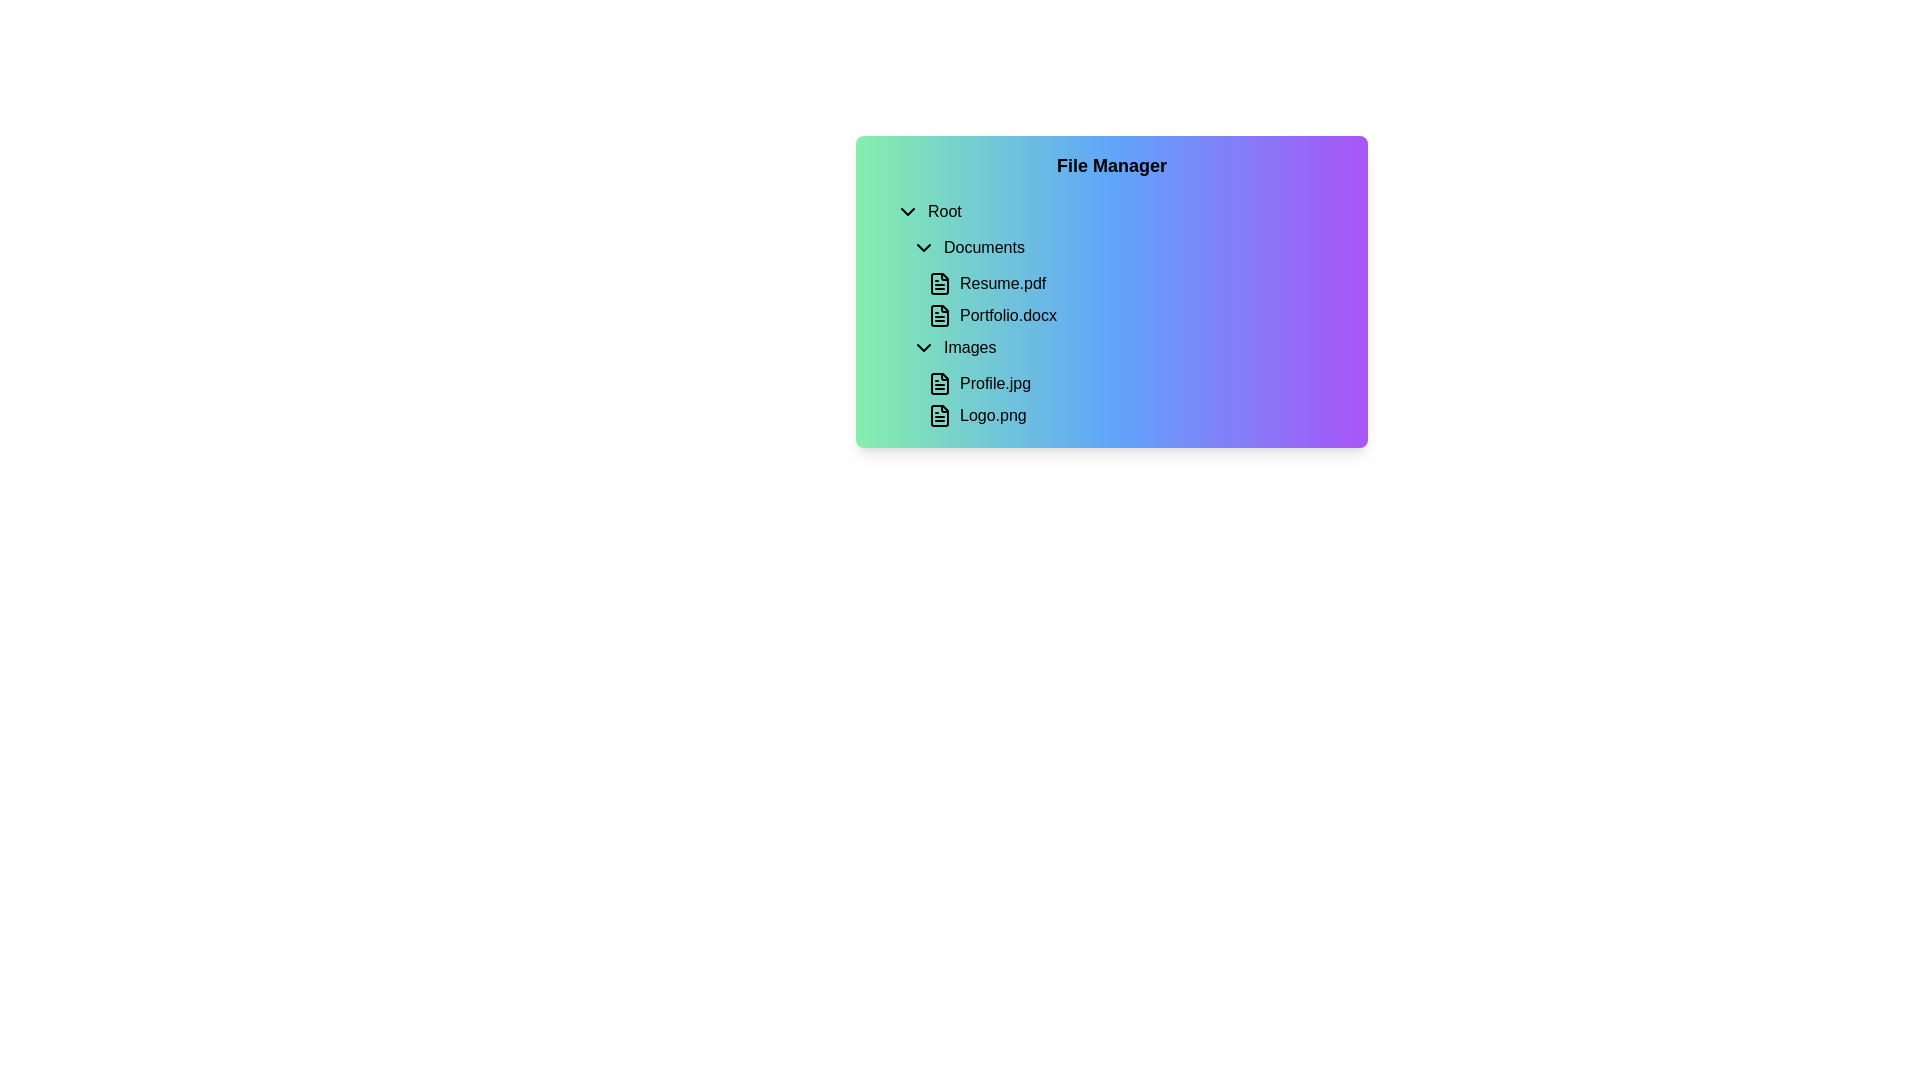 This screenshot has width=1920, height=1080. What do you see at coordinates (1128, 384) in the screenshot?
I see `the 'Profile.jpg' list item in the file manager` at bounding box center [1128, 384].